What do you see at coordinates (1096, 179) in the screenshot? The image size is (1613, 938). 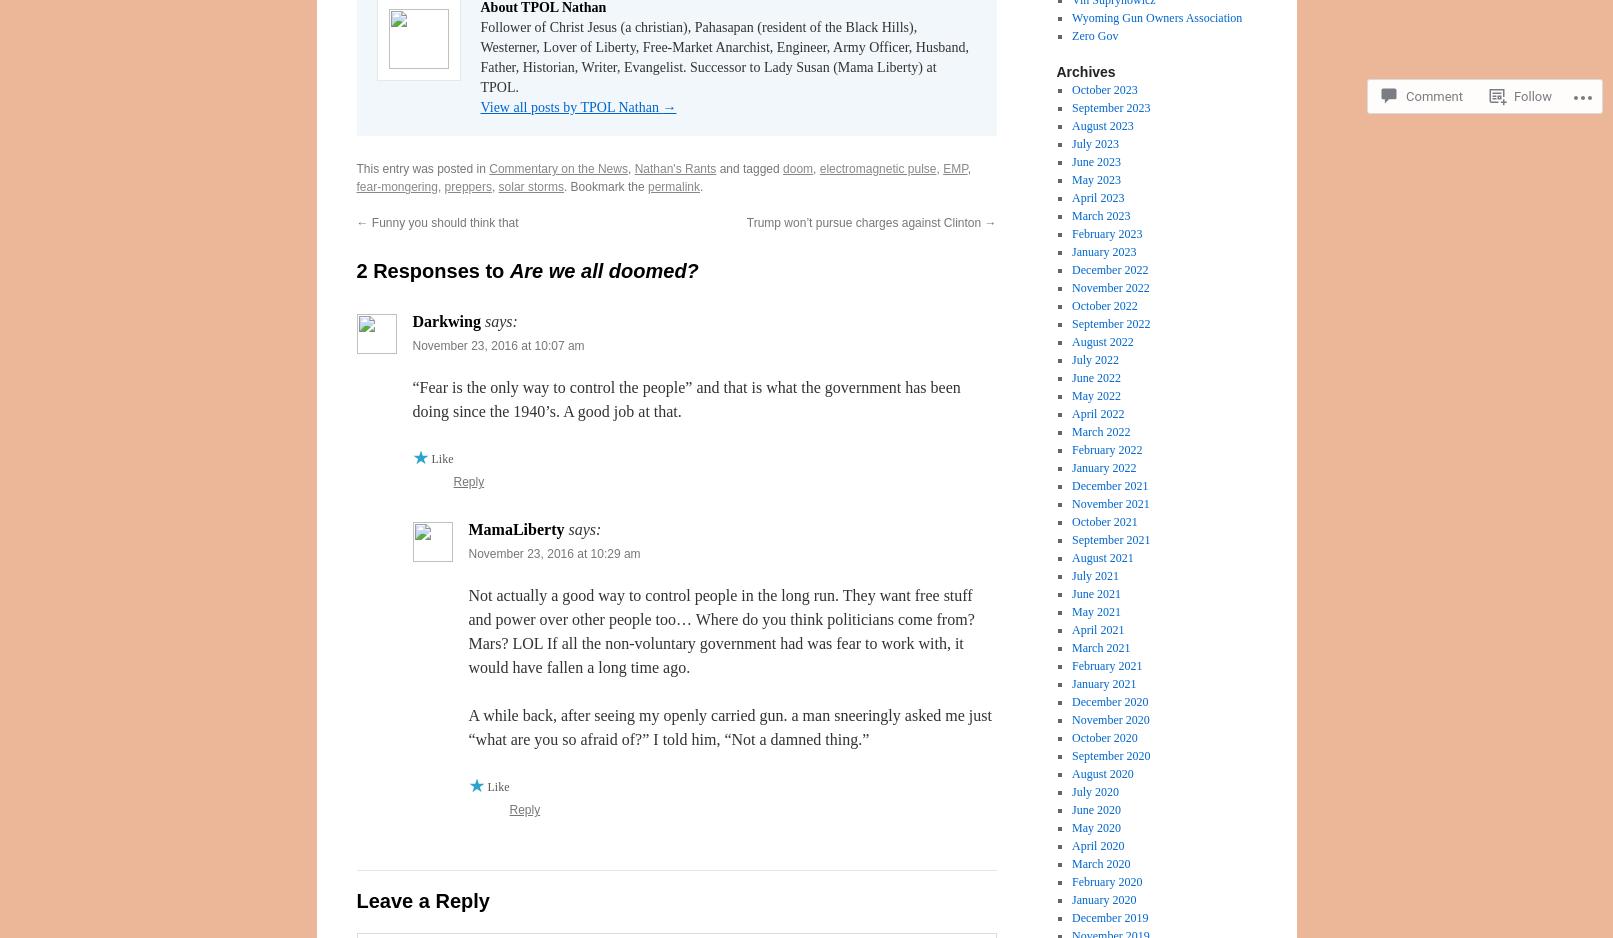 I see `'May 2023'` at bounding box center [1096, 179].